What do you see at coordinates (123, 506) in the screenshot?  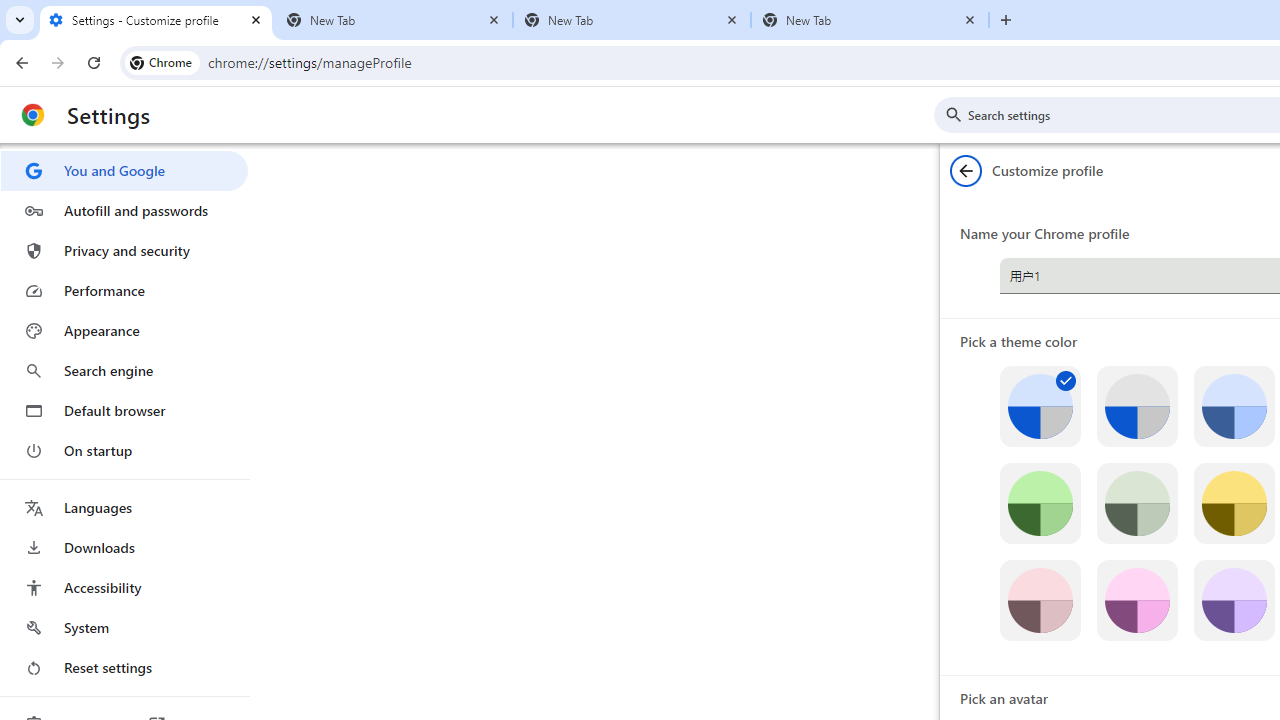 I see `'Languages'` at bounding box center [123, 506].